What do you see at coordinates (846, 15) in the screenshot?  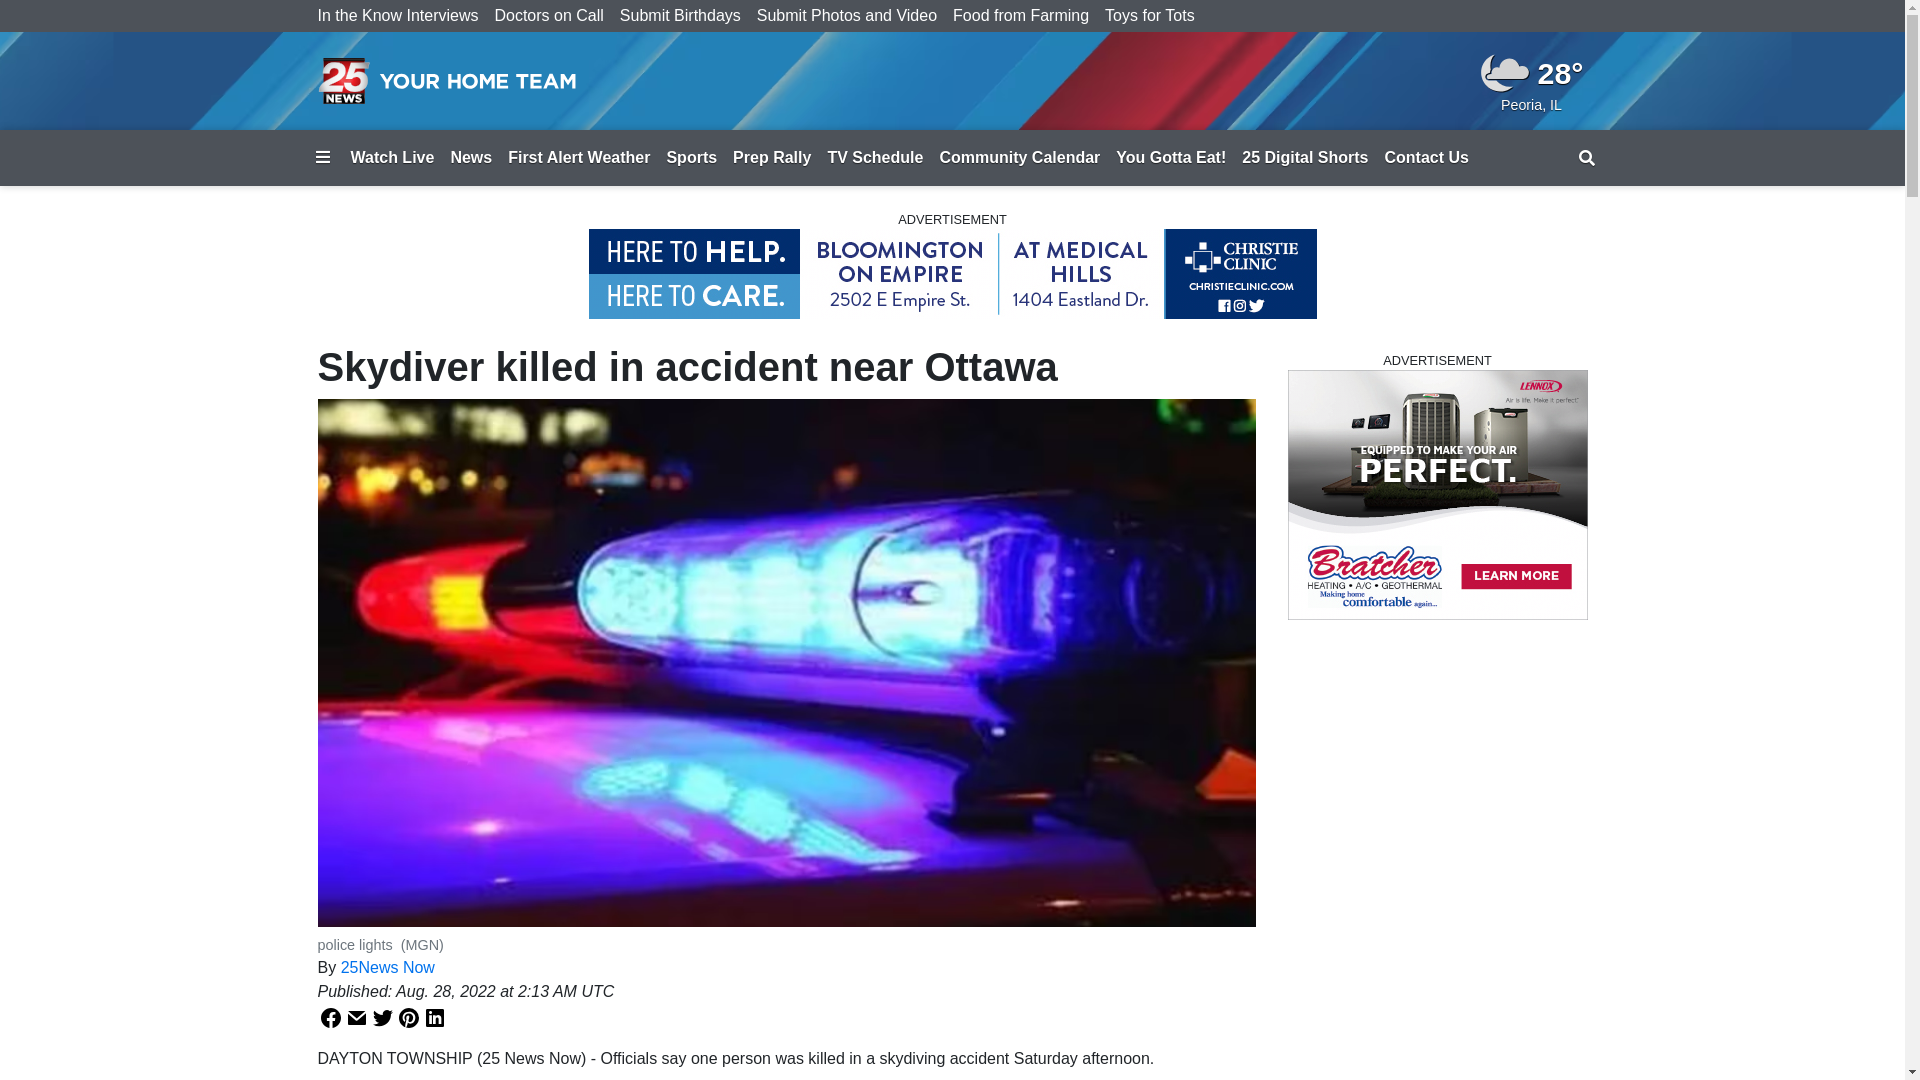 I see `'Submit Photos and Video'` at bounding box center [846, 15].